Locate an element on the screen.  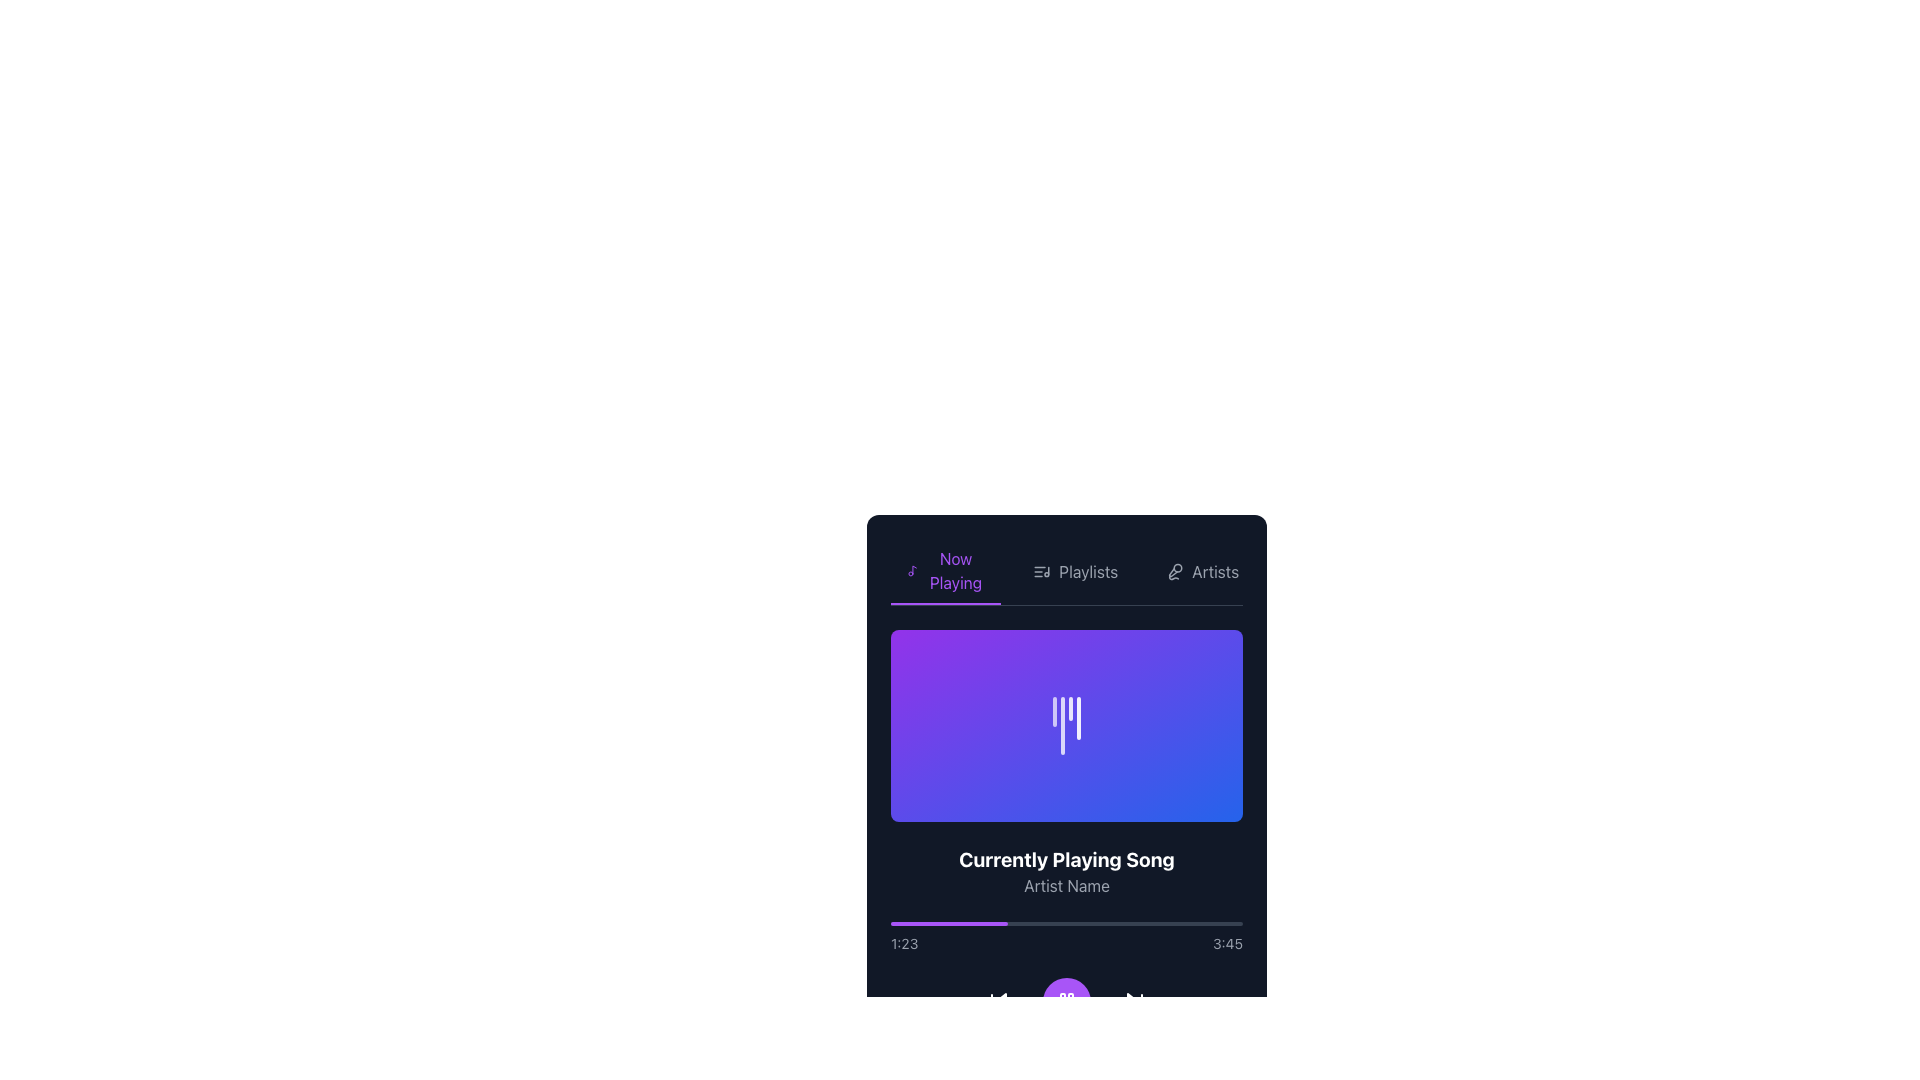
the icon button located at the bottom right of the interface is located at coordinates (1134, 1002).